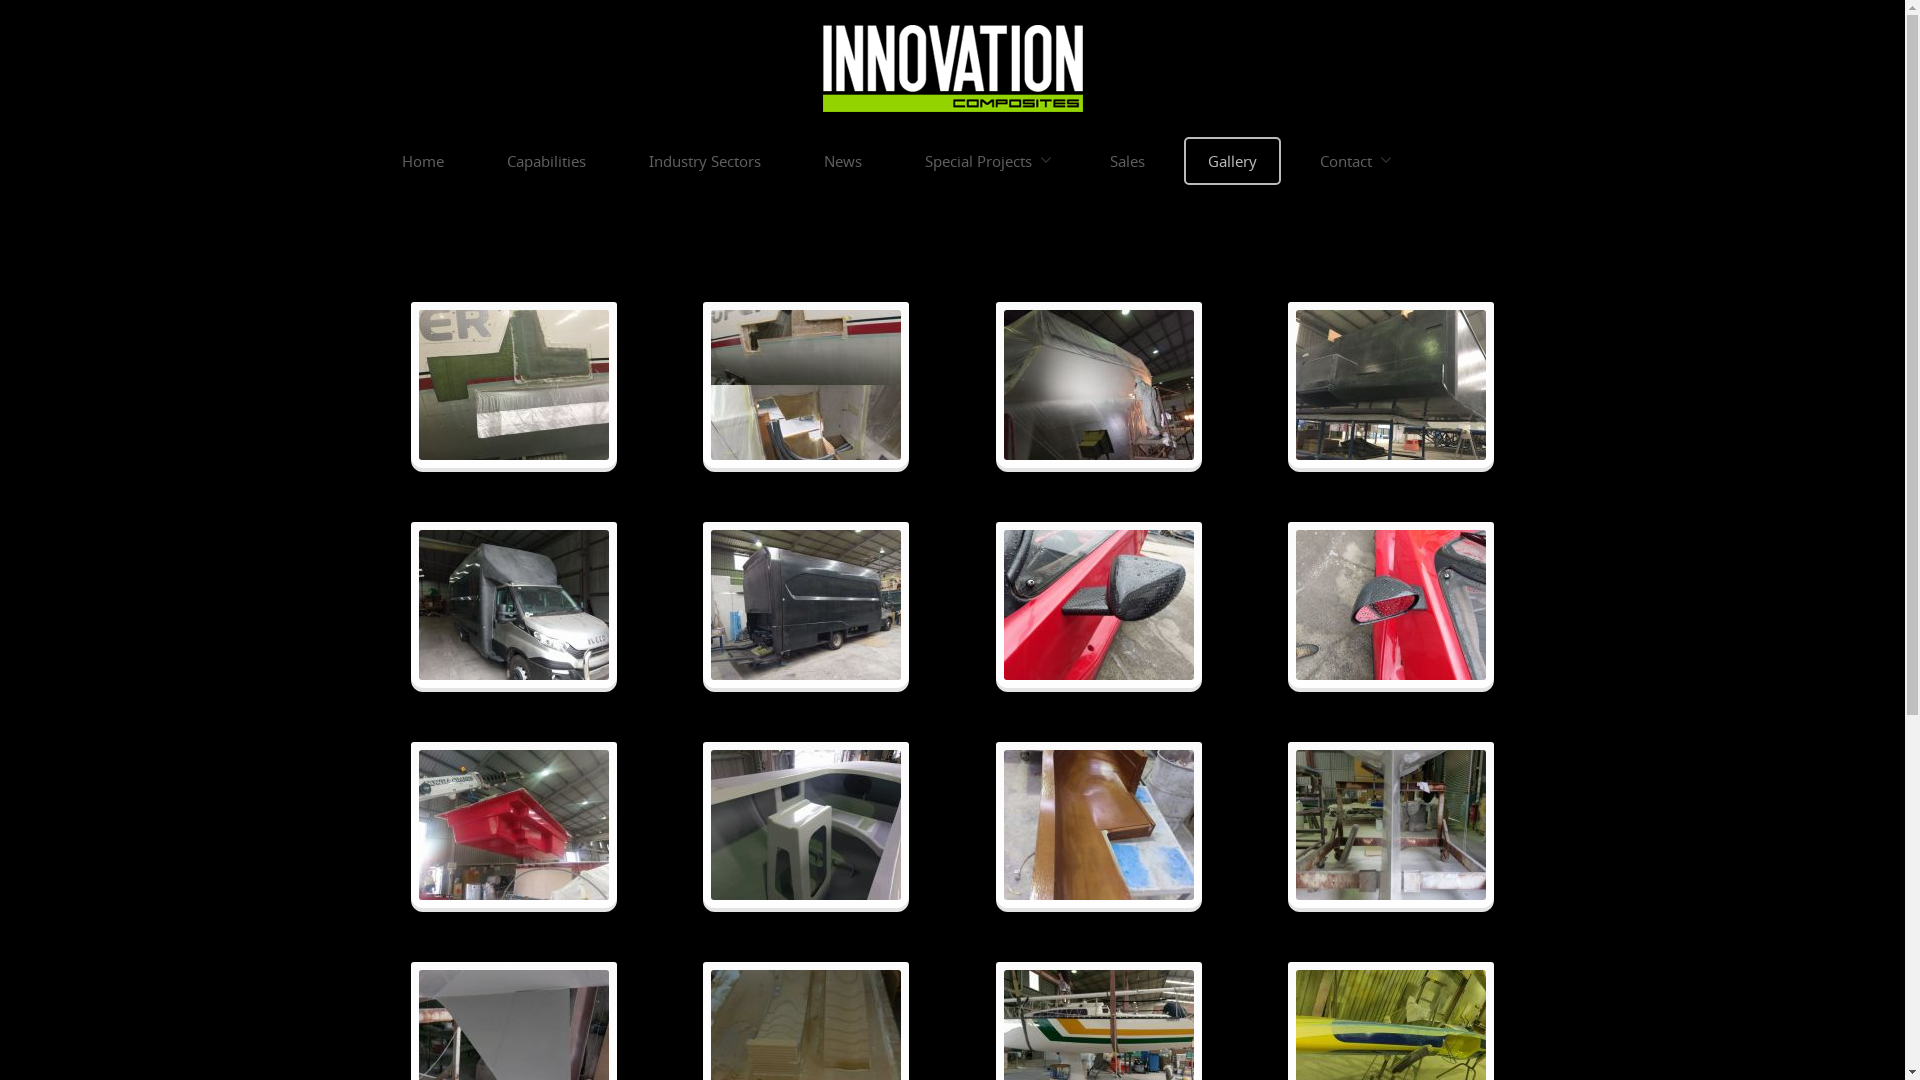 The image size is (1920, 1080). What do you see at coordinates (1231, 160) in the screenshot?
I see `'Gallery'` at bounding box center [1231, 160].